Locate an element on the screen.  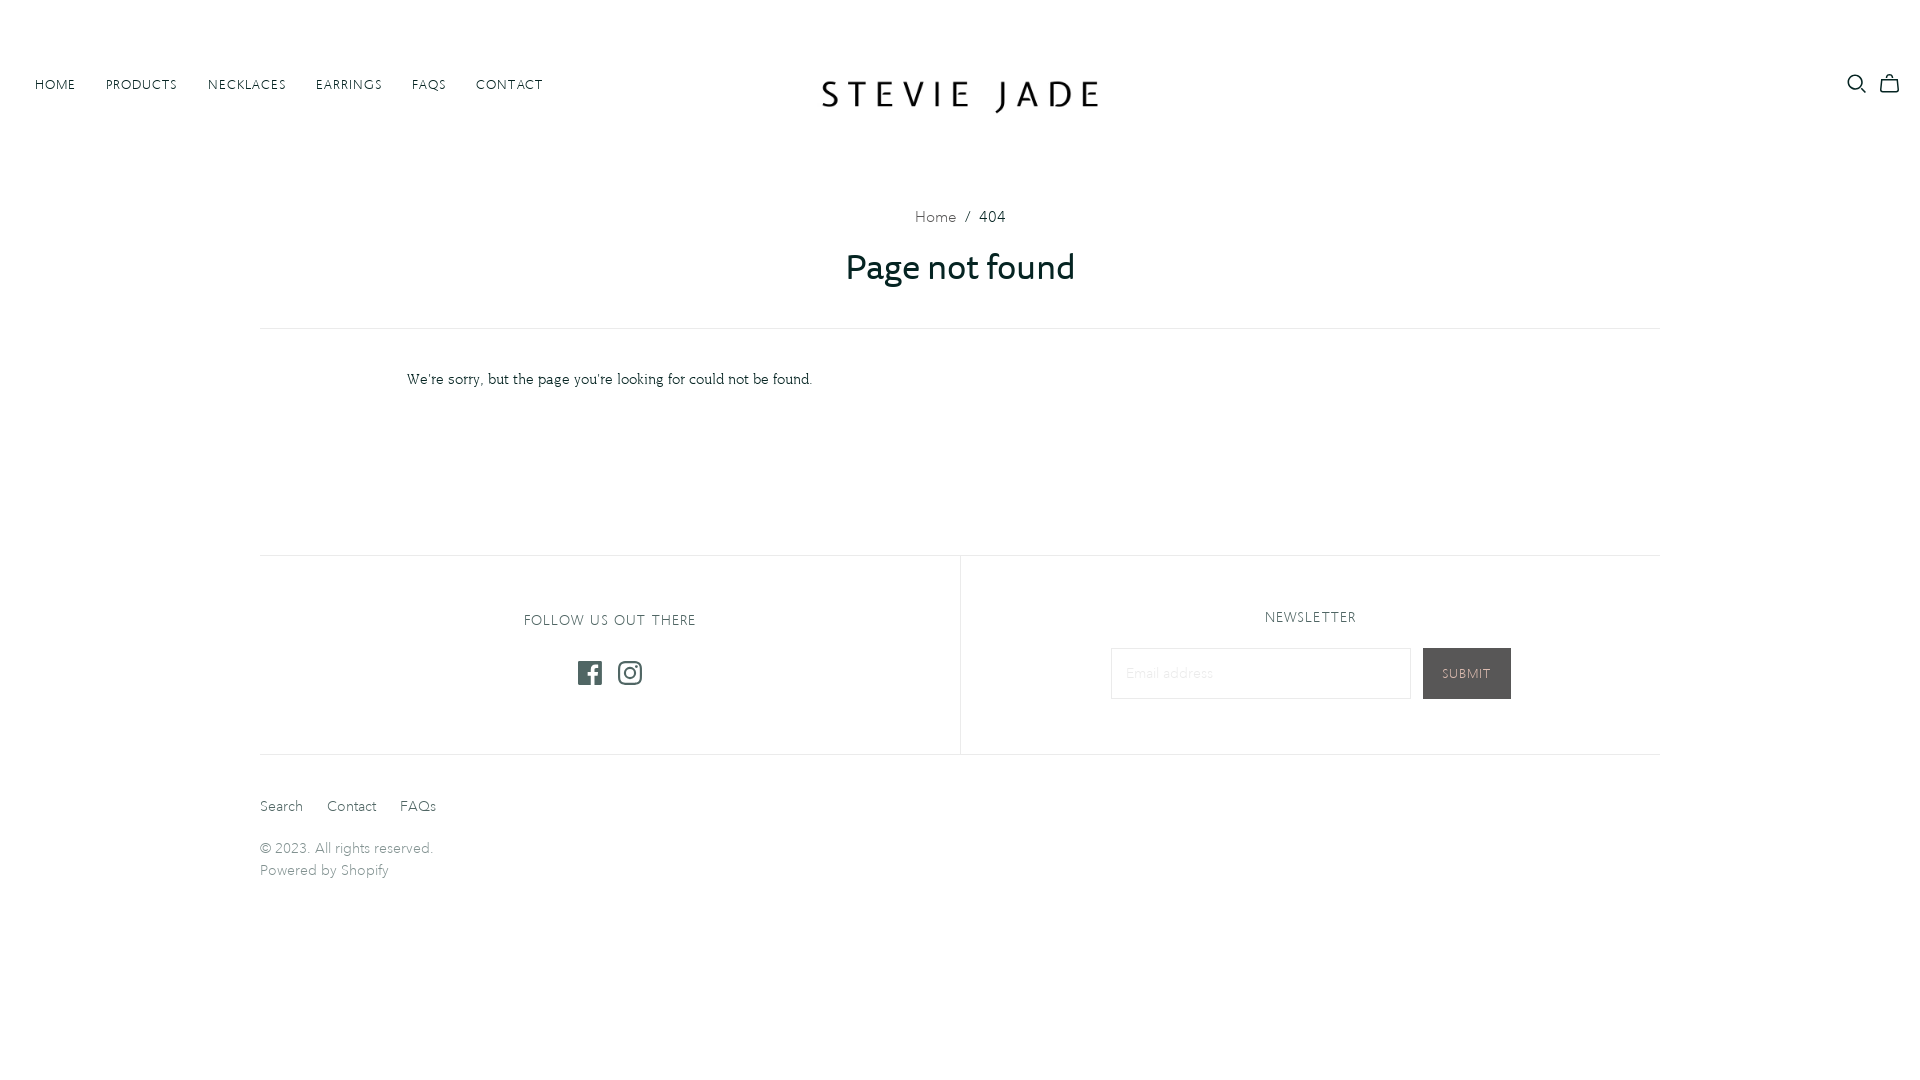
'Powered by Shopify' is located at coordinates (324, 869).